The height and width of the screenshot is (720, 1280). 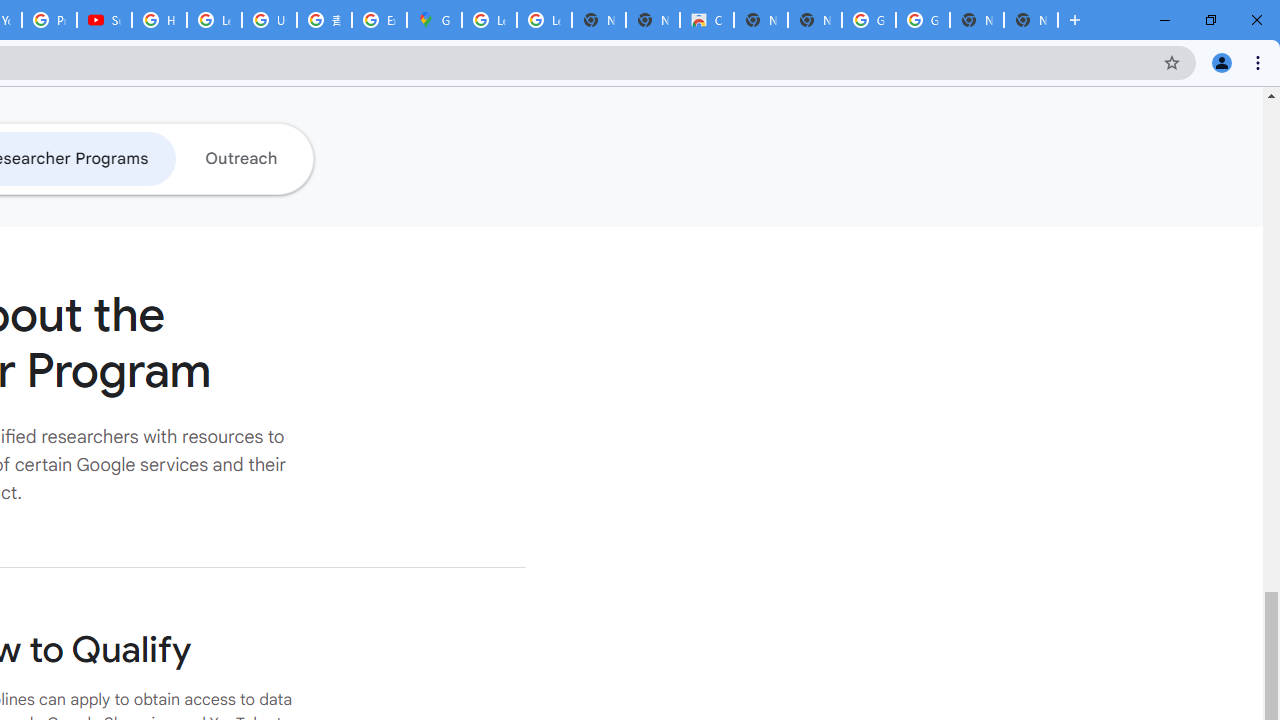 What do you see at coordinates (379, 20) in the screenshot?
I see `'Explore new street-level details - Google Maps Help'` at bounding box center [379, 20].